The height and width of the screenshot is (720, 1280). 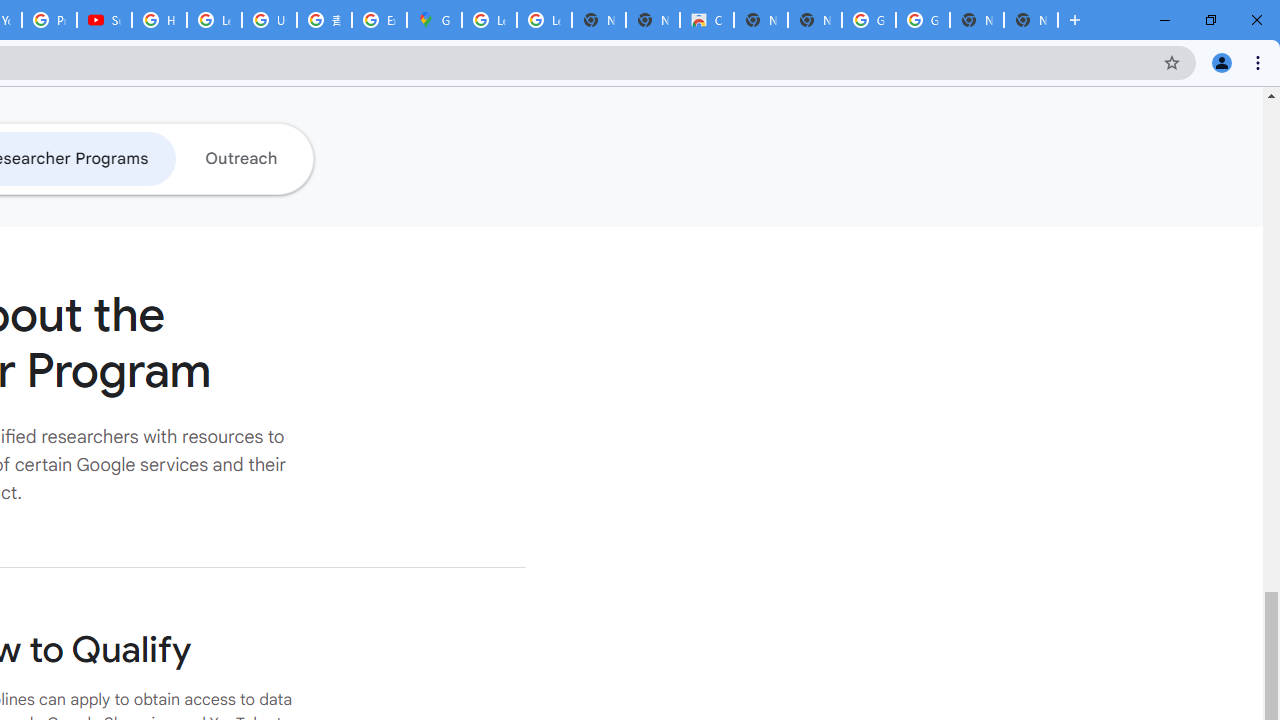 What do you see at coordinates (379, 20) in the screenshot?
I see `'Explore new street-level details - Google Maps Help'` at bounding box center [379, 20].